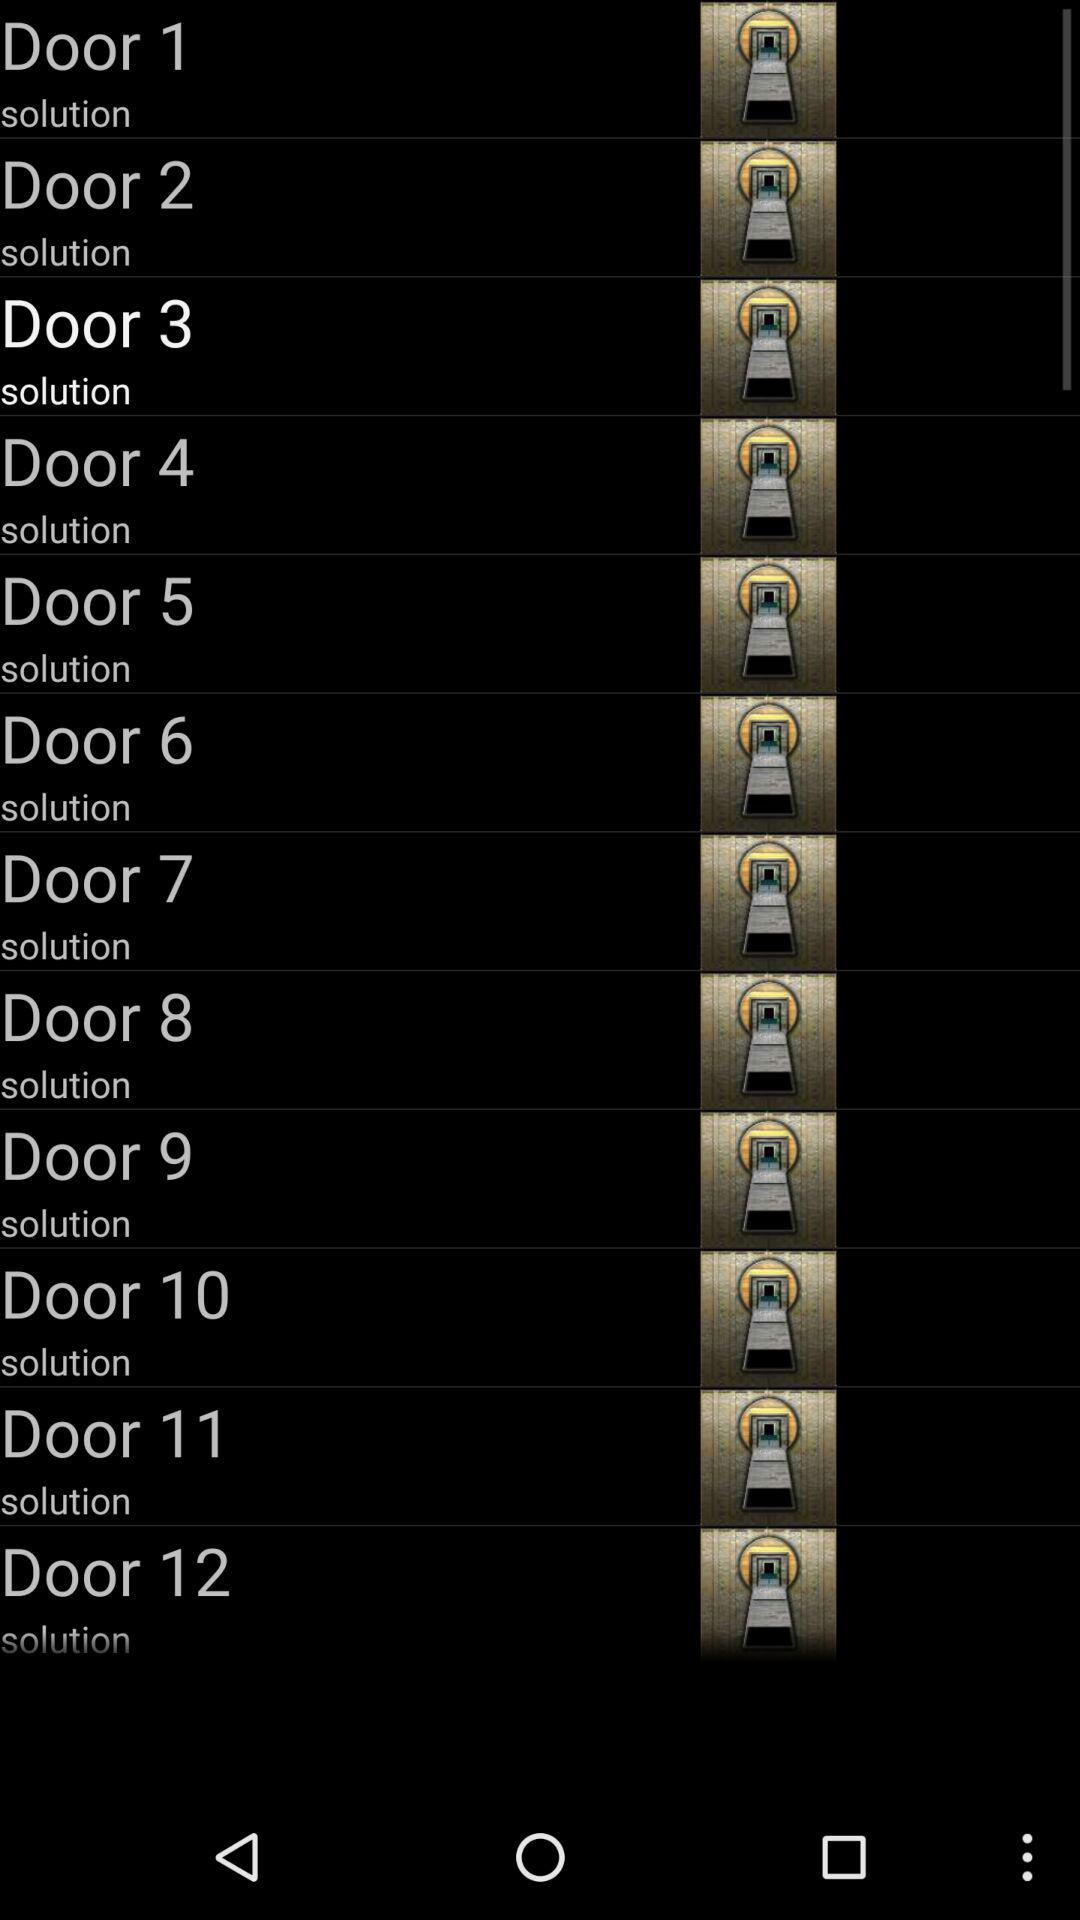 The height and width of the screenshot is (1920, 1080). I want to click on item above solution item, so click(346, 736).